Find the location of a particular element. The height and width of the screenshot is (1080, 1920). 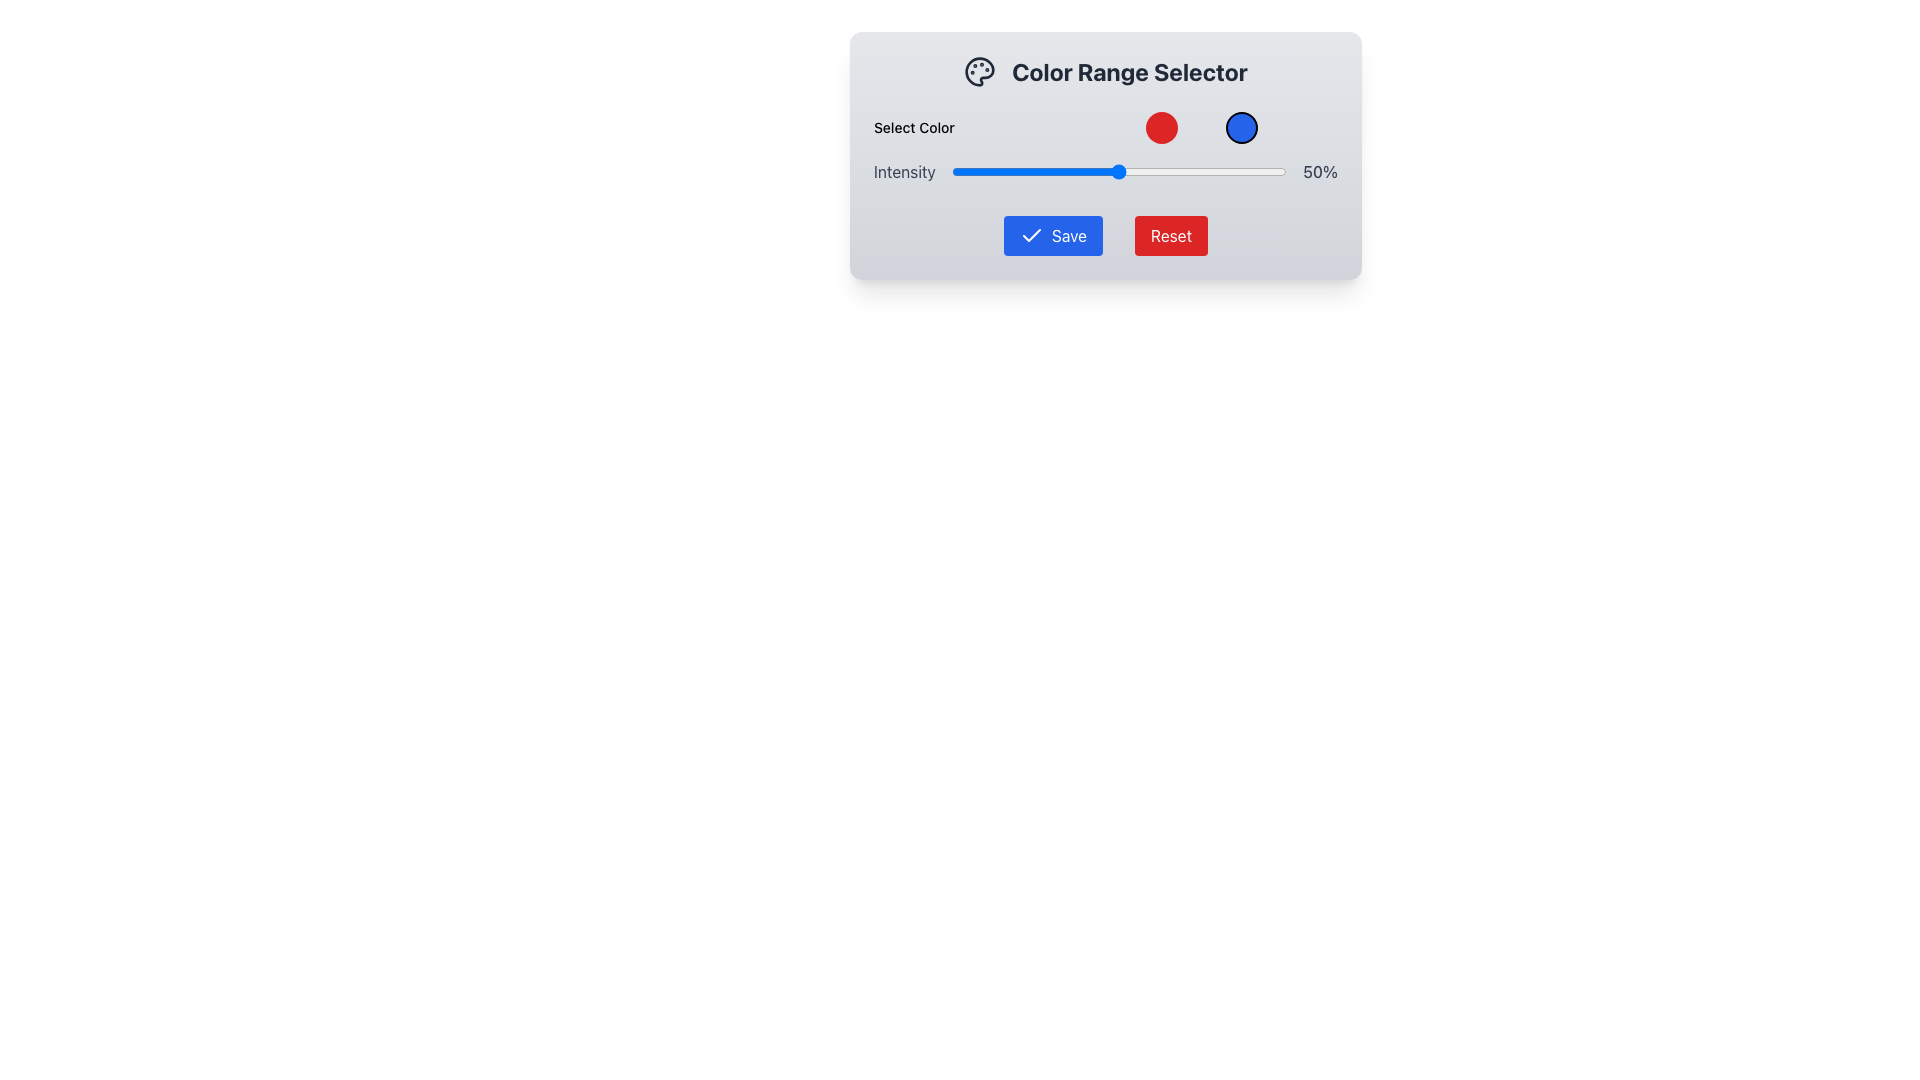

the bold text labeled 'Color Range Selector' which is prominently displayed at the top-center of the layout, aligned with a palette icon to its left is located at coordinates (1129, 71).